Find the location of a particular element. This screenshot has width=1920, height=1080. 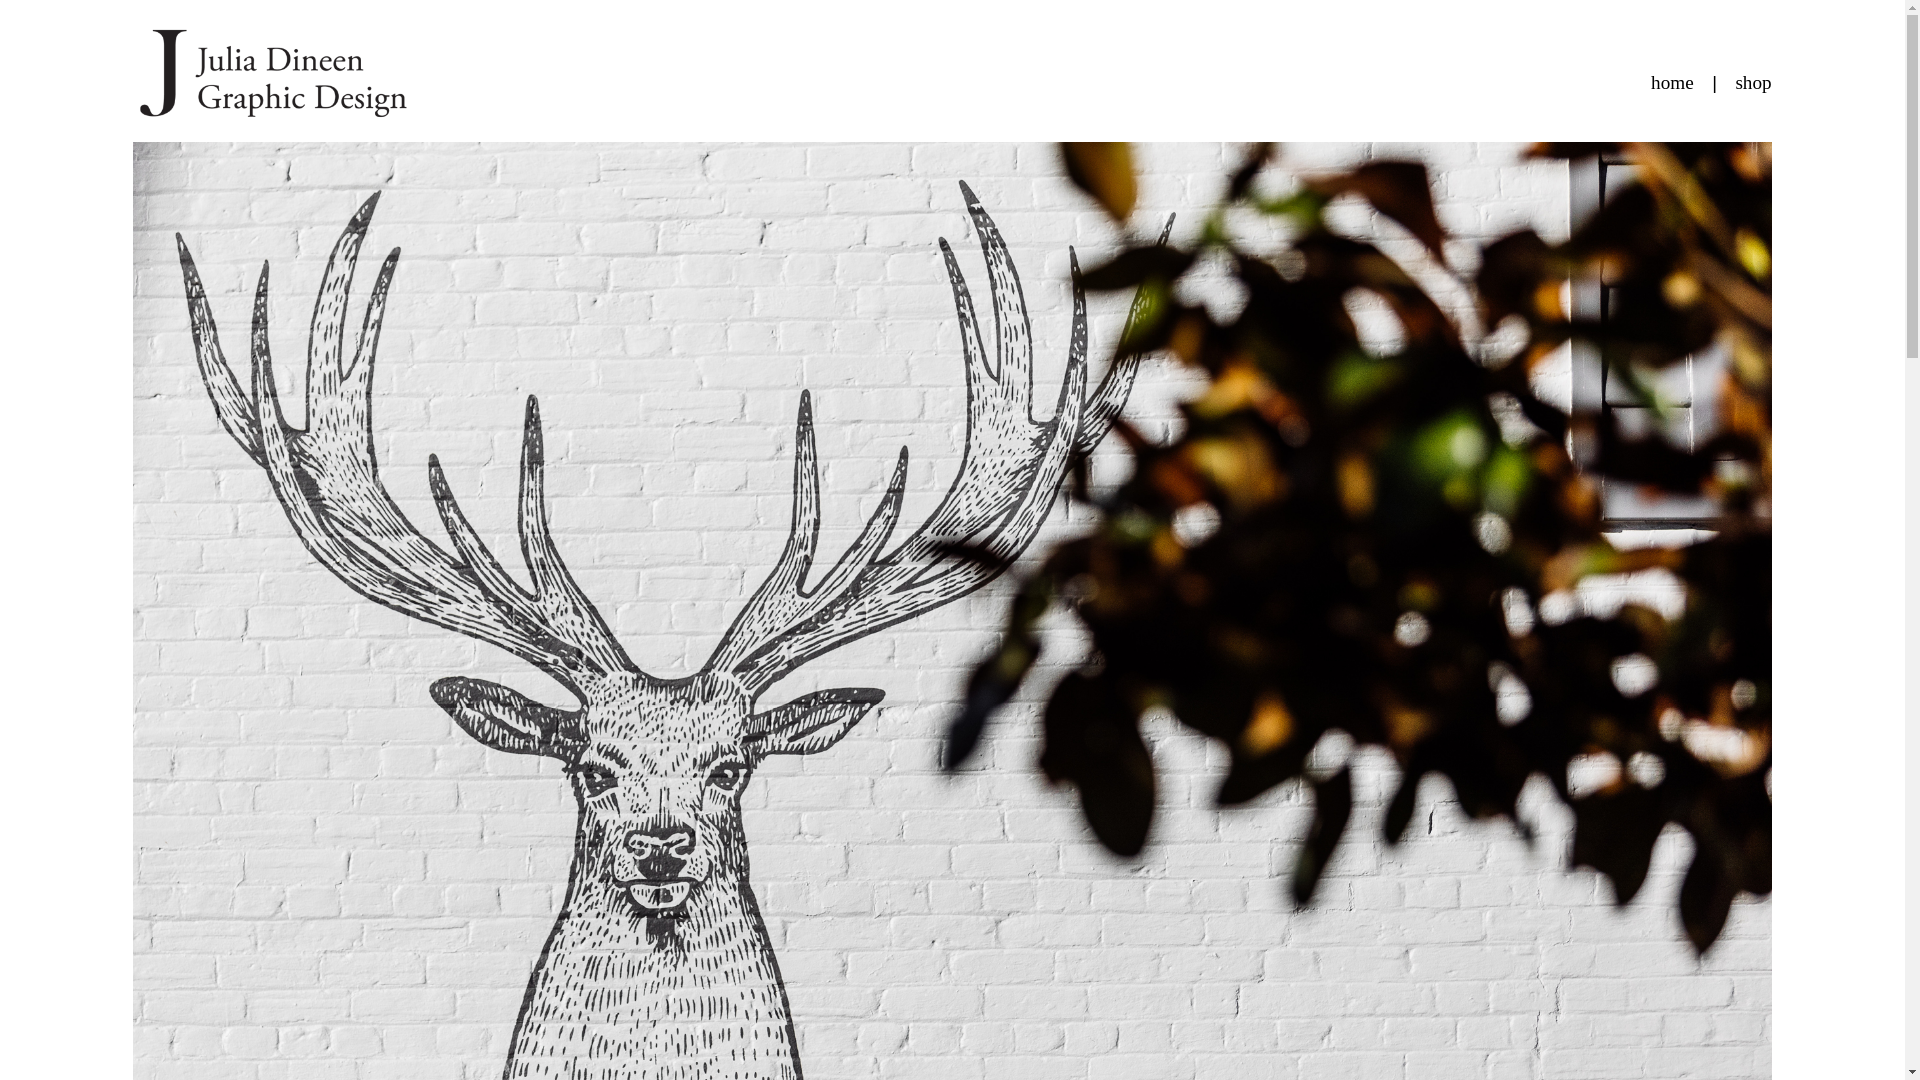

'home' is located at coordinates (1672, 81).